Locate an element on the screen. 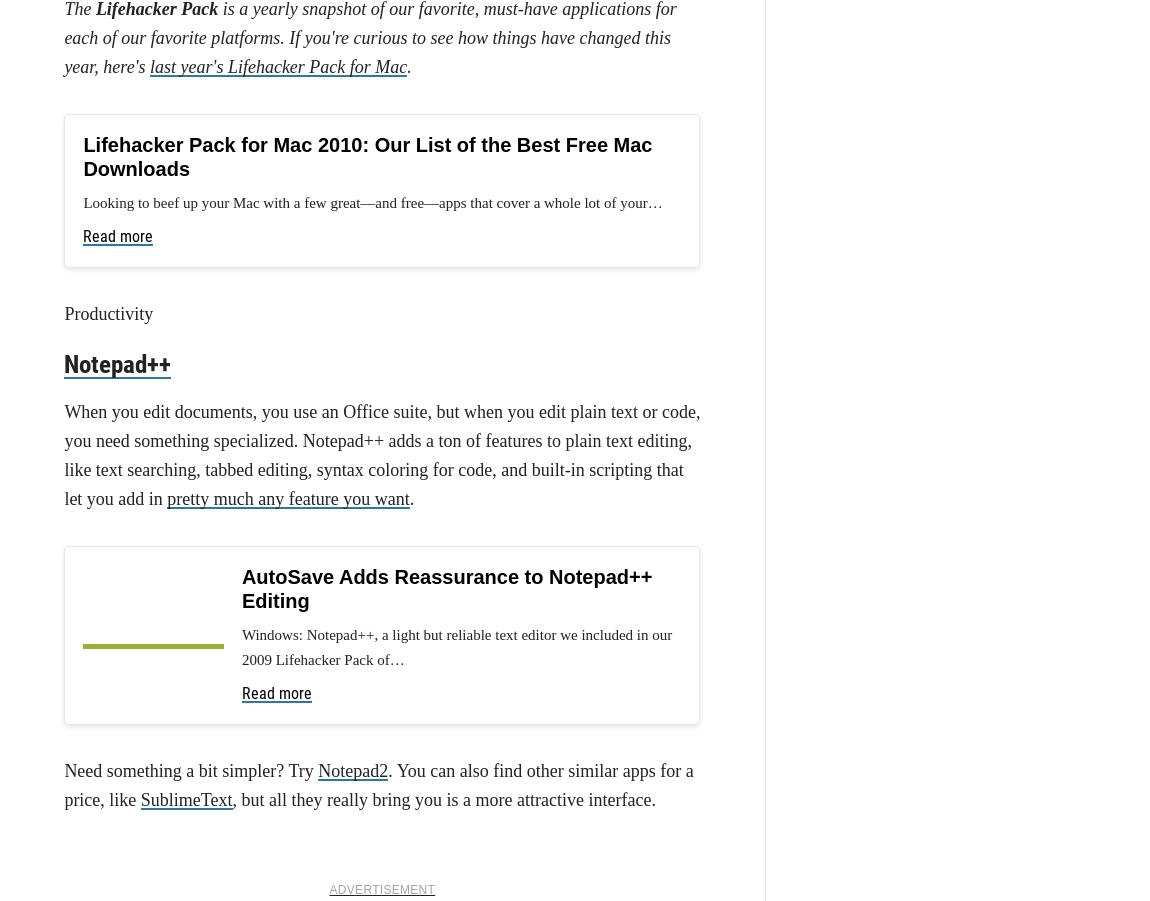 The width and height of the screenshot is (1150, 901). 'web service goes down' is located at coordinates (63, 123).